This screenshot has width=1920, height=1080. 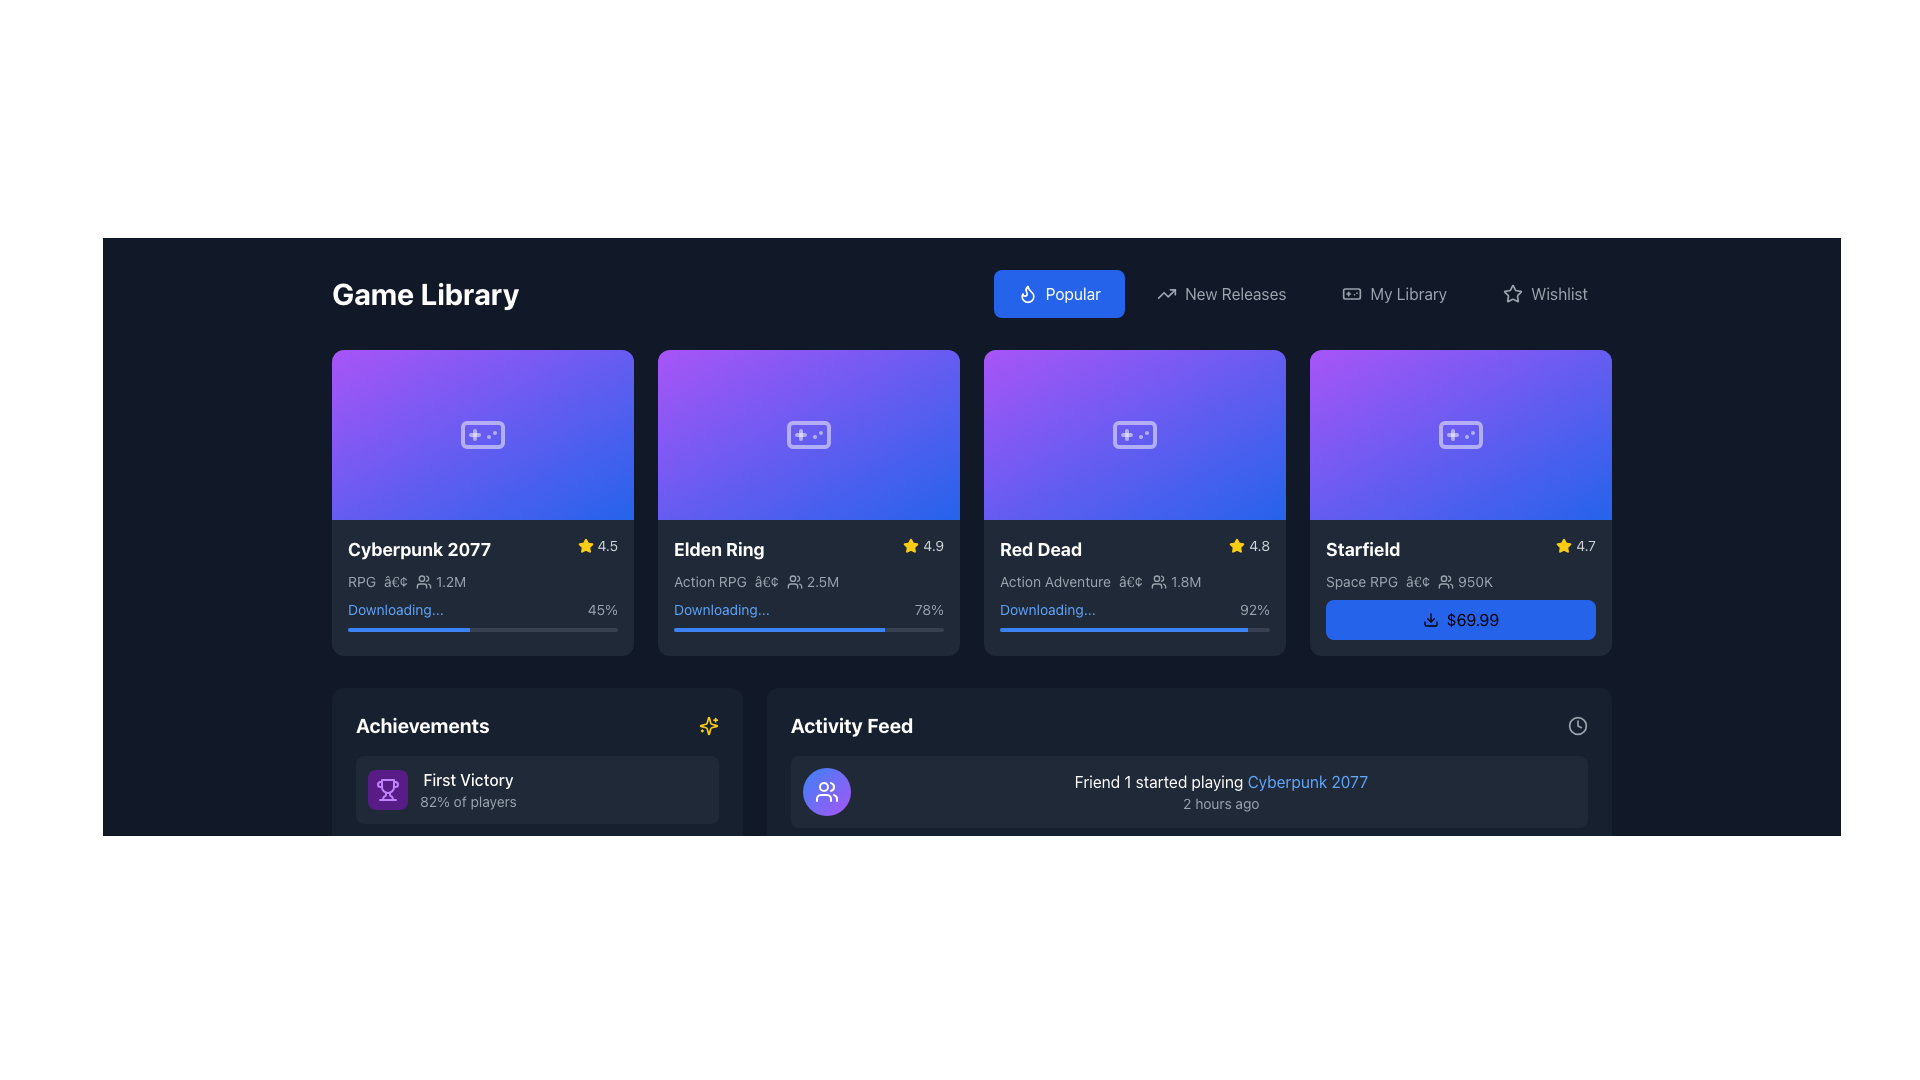 What do you see at coordinates (933, 375) in the screenshot?
I see `the button located at the top-right corner of the 'Elden Ring' game card in the 'Popular' section, which initiates an action related to the game` at bounding box center [933, 375].